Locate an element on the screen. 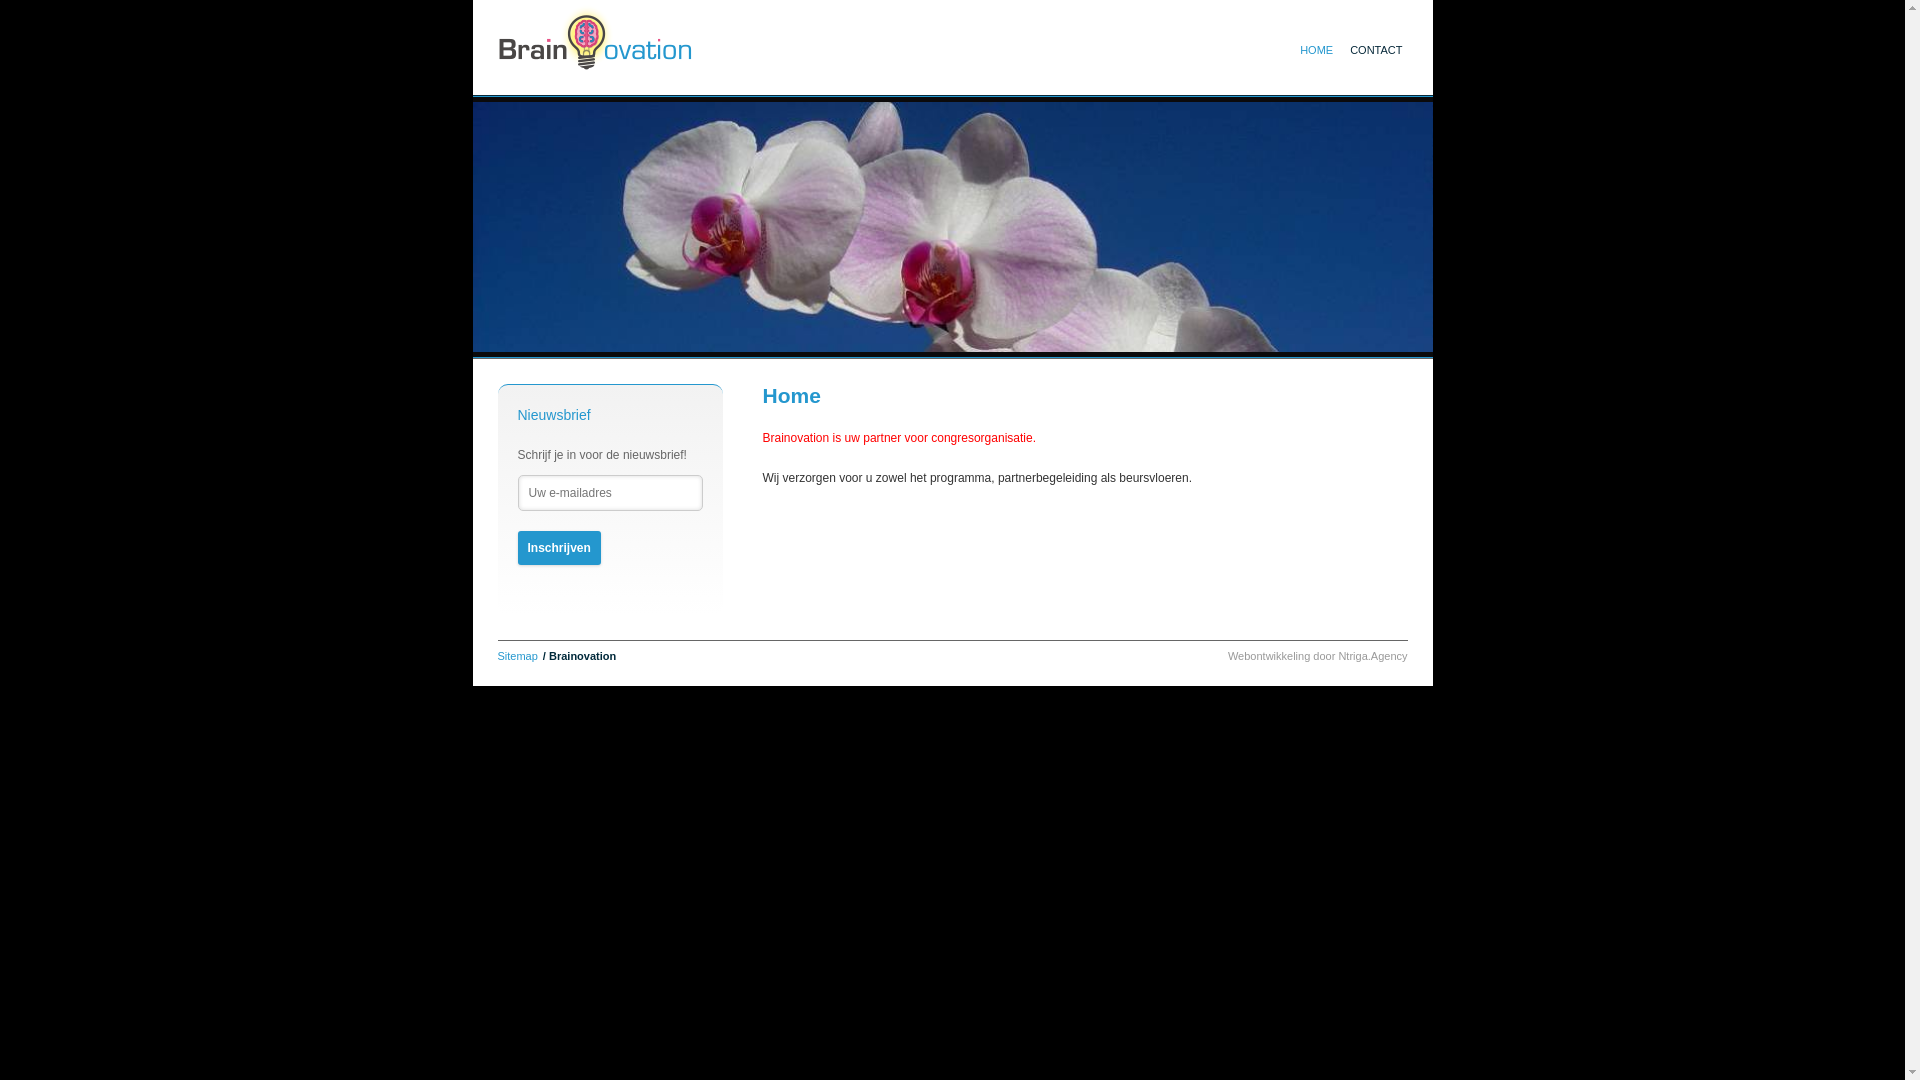 The height and width of the screenshot is (1080, 1920). 'Webontwikkeling door' is located at coordinates (1282, 655).